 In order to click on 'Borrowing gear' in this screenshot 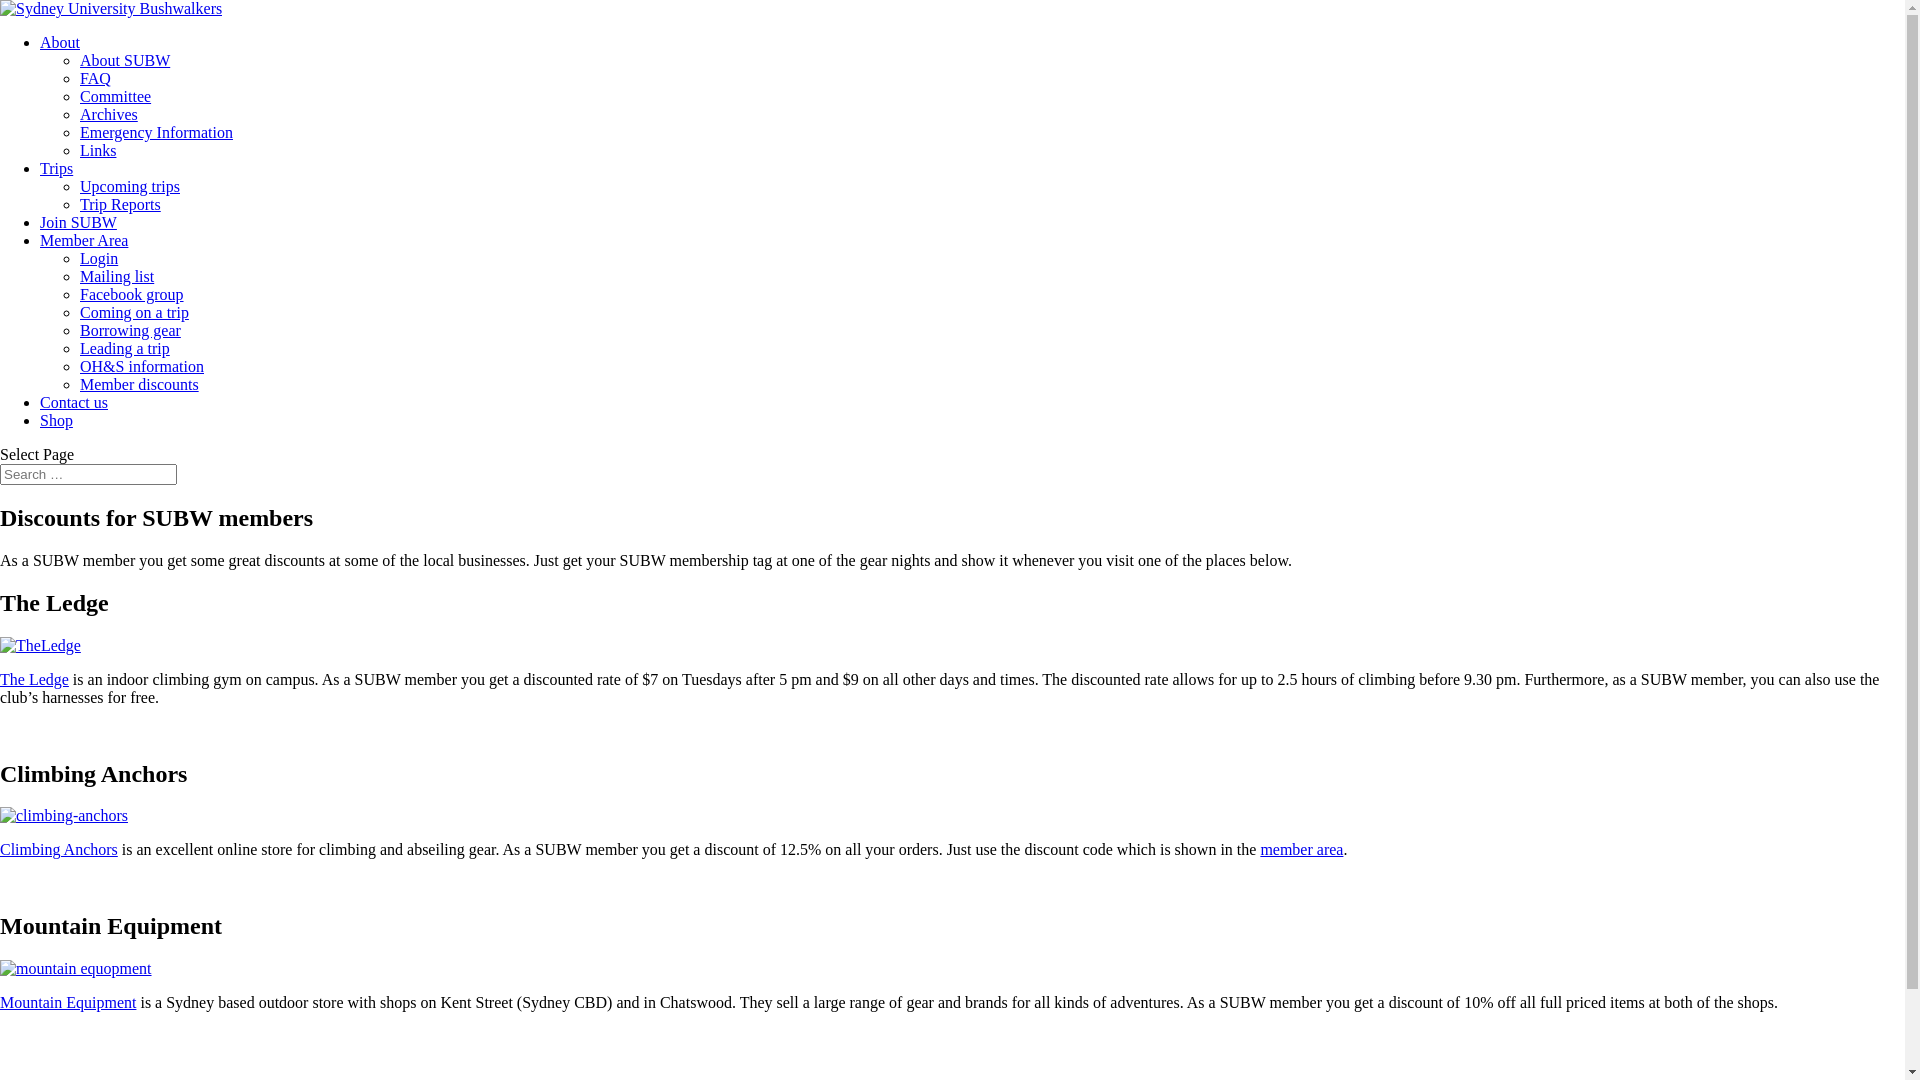, I will do `click(129, 329)`.